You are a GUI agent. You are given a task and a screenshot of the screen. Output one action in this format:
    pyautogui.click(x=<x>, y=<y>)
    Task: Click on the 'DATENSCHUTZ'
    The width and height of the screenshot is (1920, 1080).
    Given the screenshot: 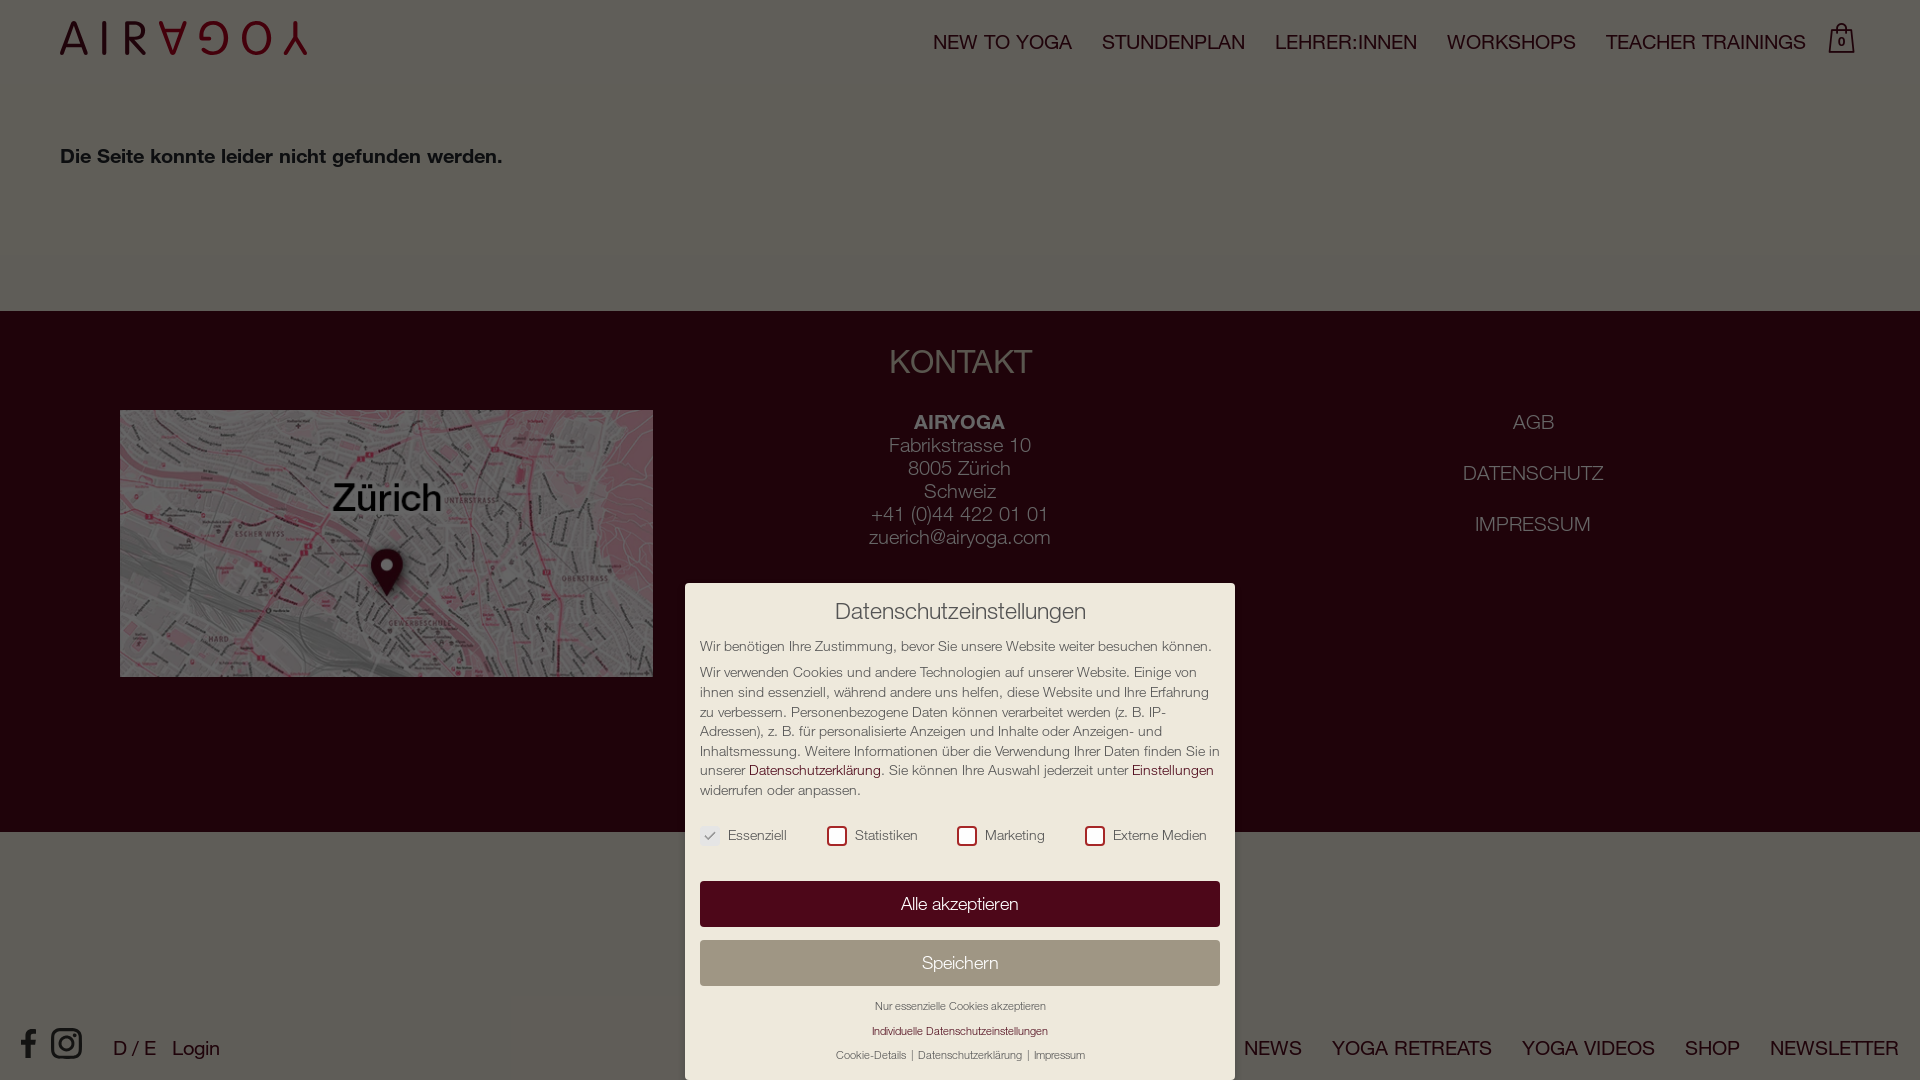 What is the action you would take?
    pyautogui.click(x=1531, y=472)
    